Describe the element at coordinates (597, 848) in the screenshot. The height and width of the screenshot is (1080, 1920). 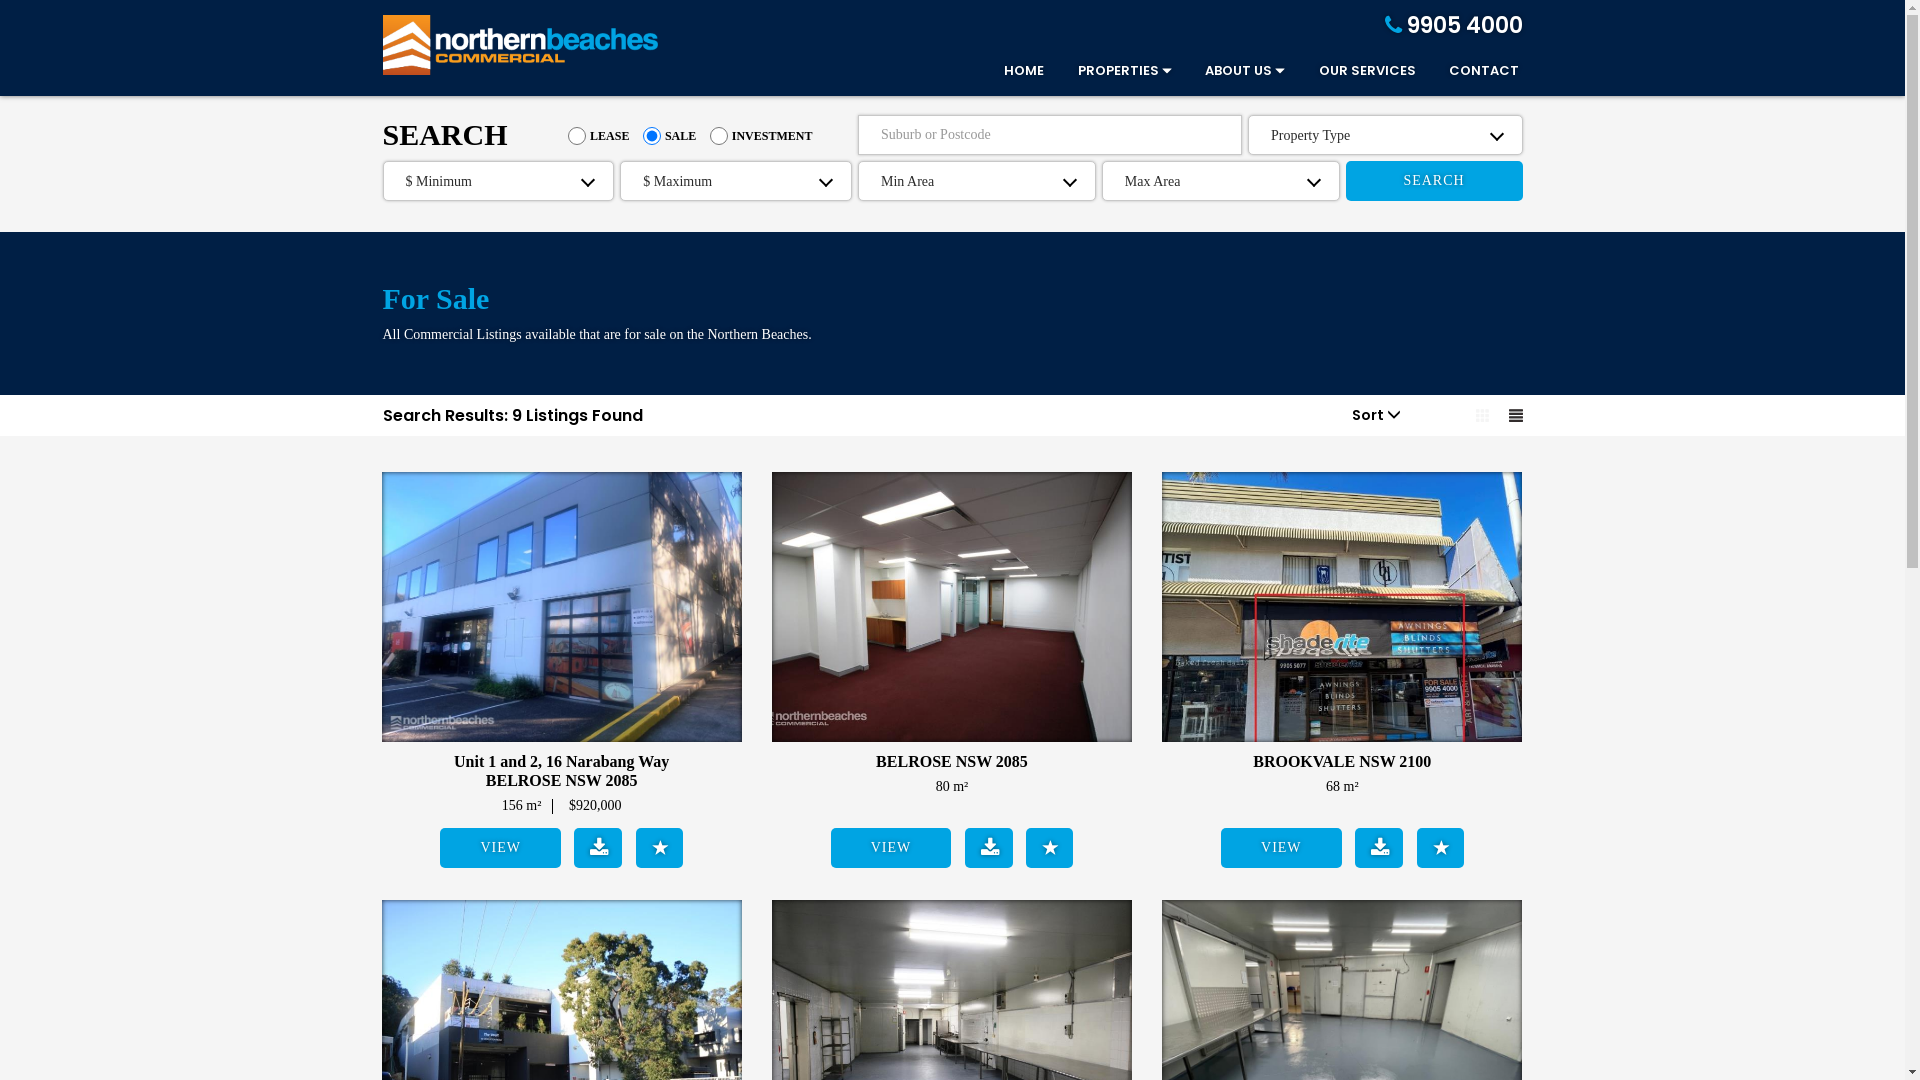
I see `'Download Brochure'` at that location.